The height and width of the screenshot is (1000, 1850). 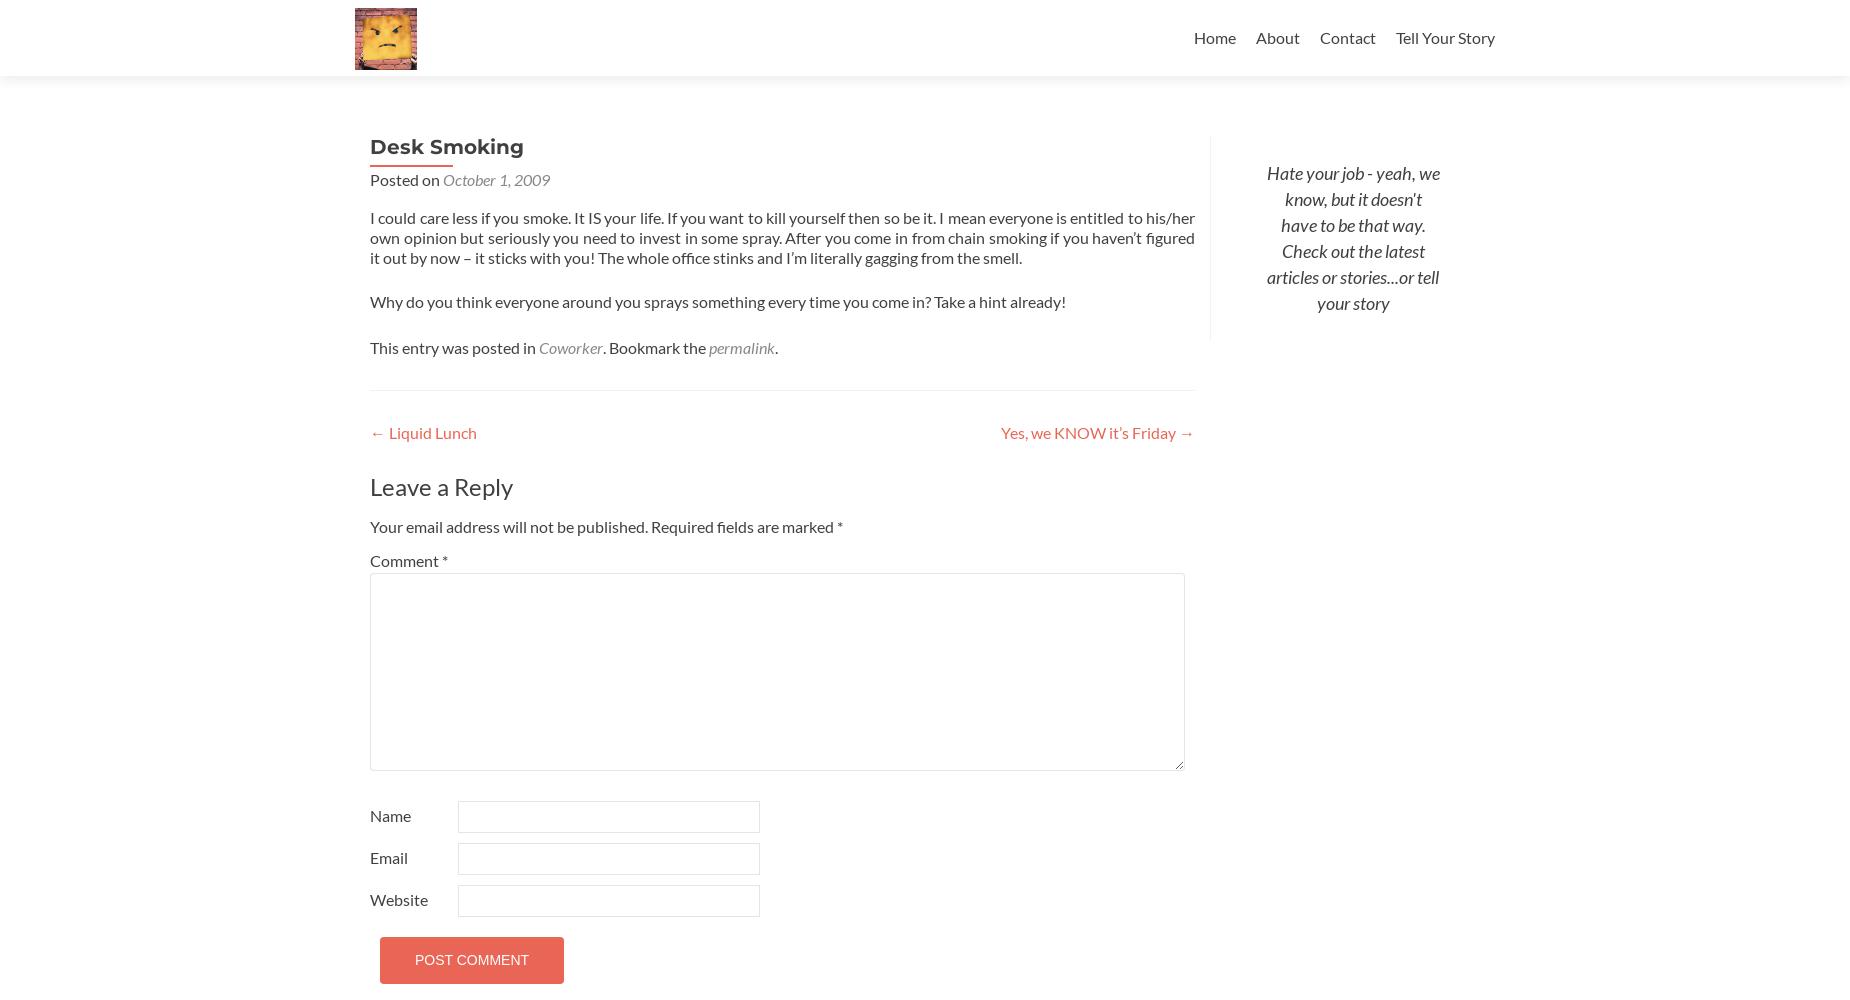 What do you see at coordinates (369, 179) in the screenshot?
I see `'Posted on'` at bounding box center [369, 179].